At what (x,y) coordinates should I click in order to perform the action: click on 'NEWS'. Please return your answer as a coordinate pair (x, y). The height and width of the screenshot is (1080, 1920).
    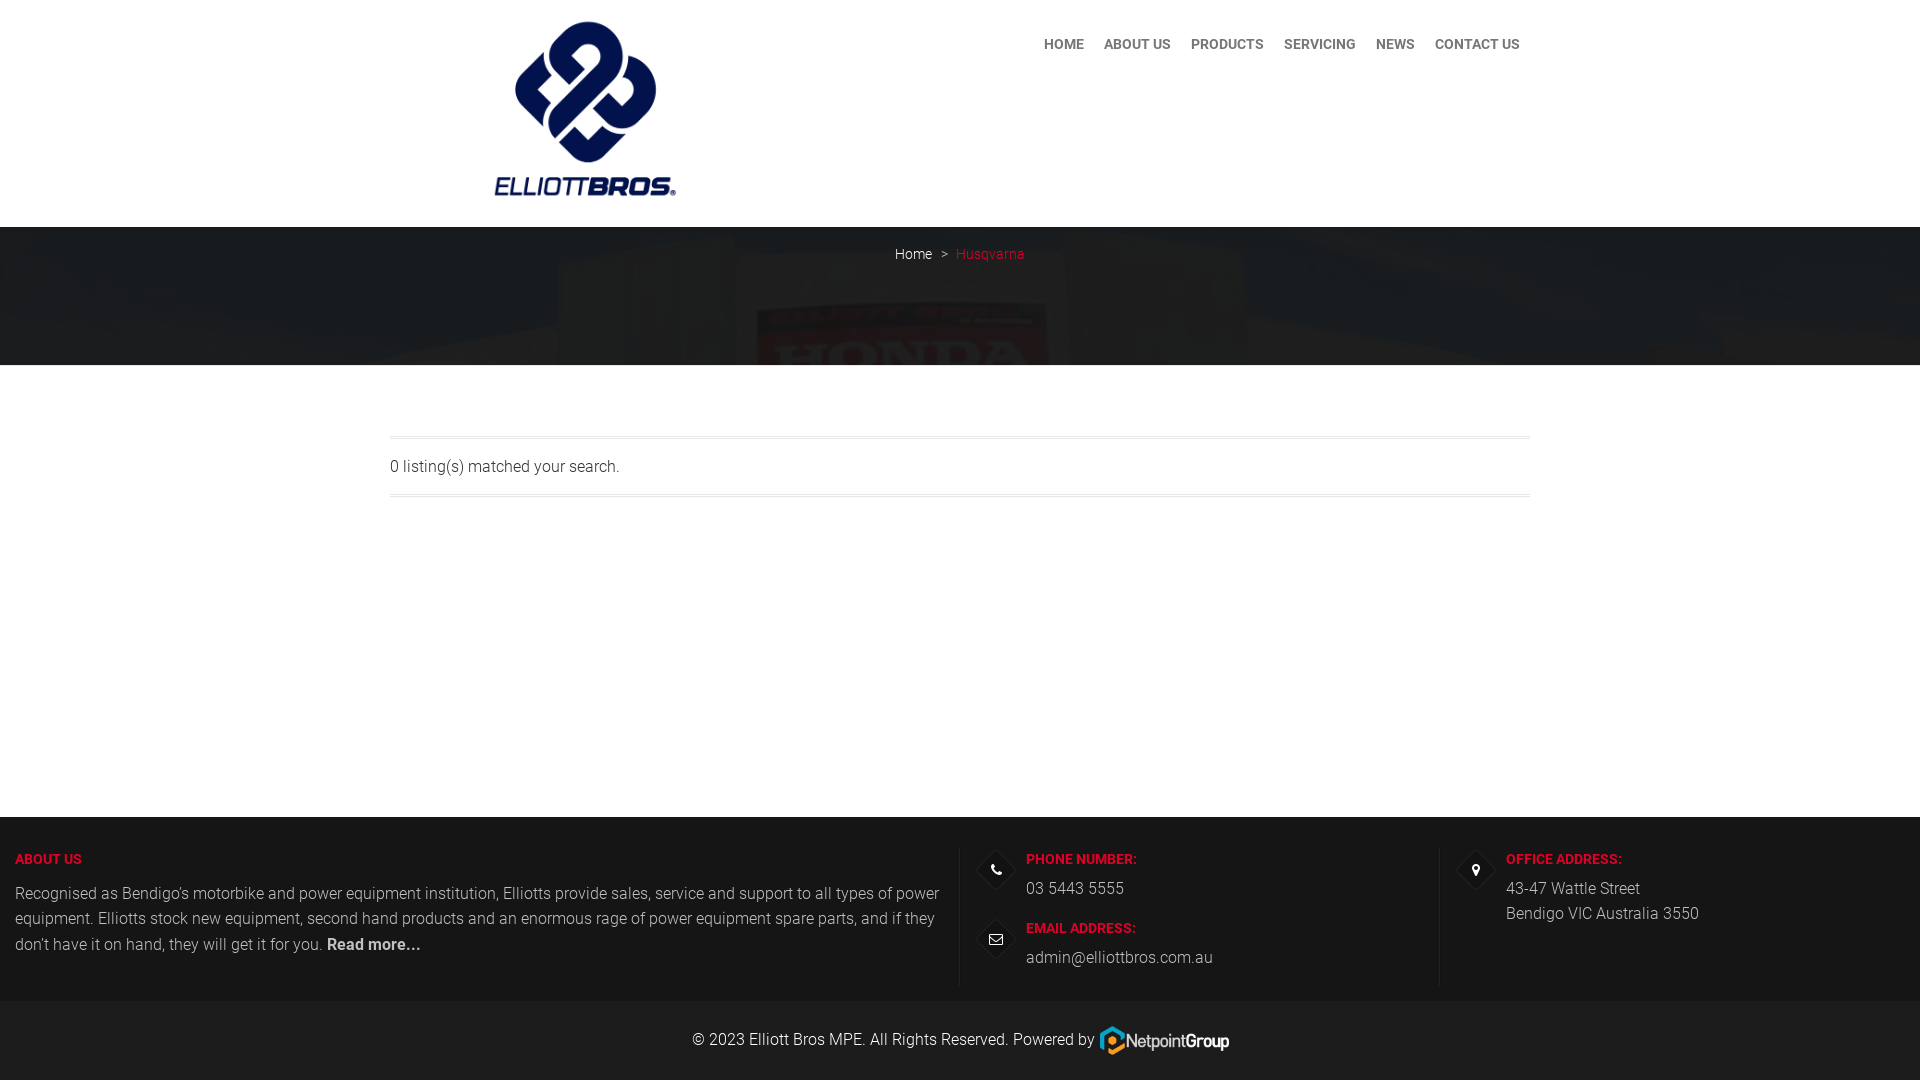
    Looking at the image, I should click on (1365, 43).